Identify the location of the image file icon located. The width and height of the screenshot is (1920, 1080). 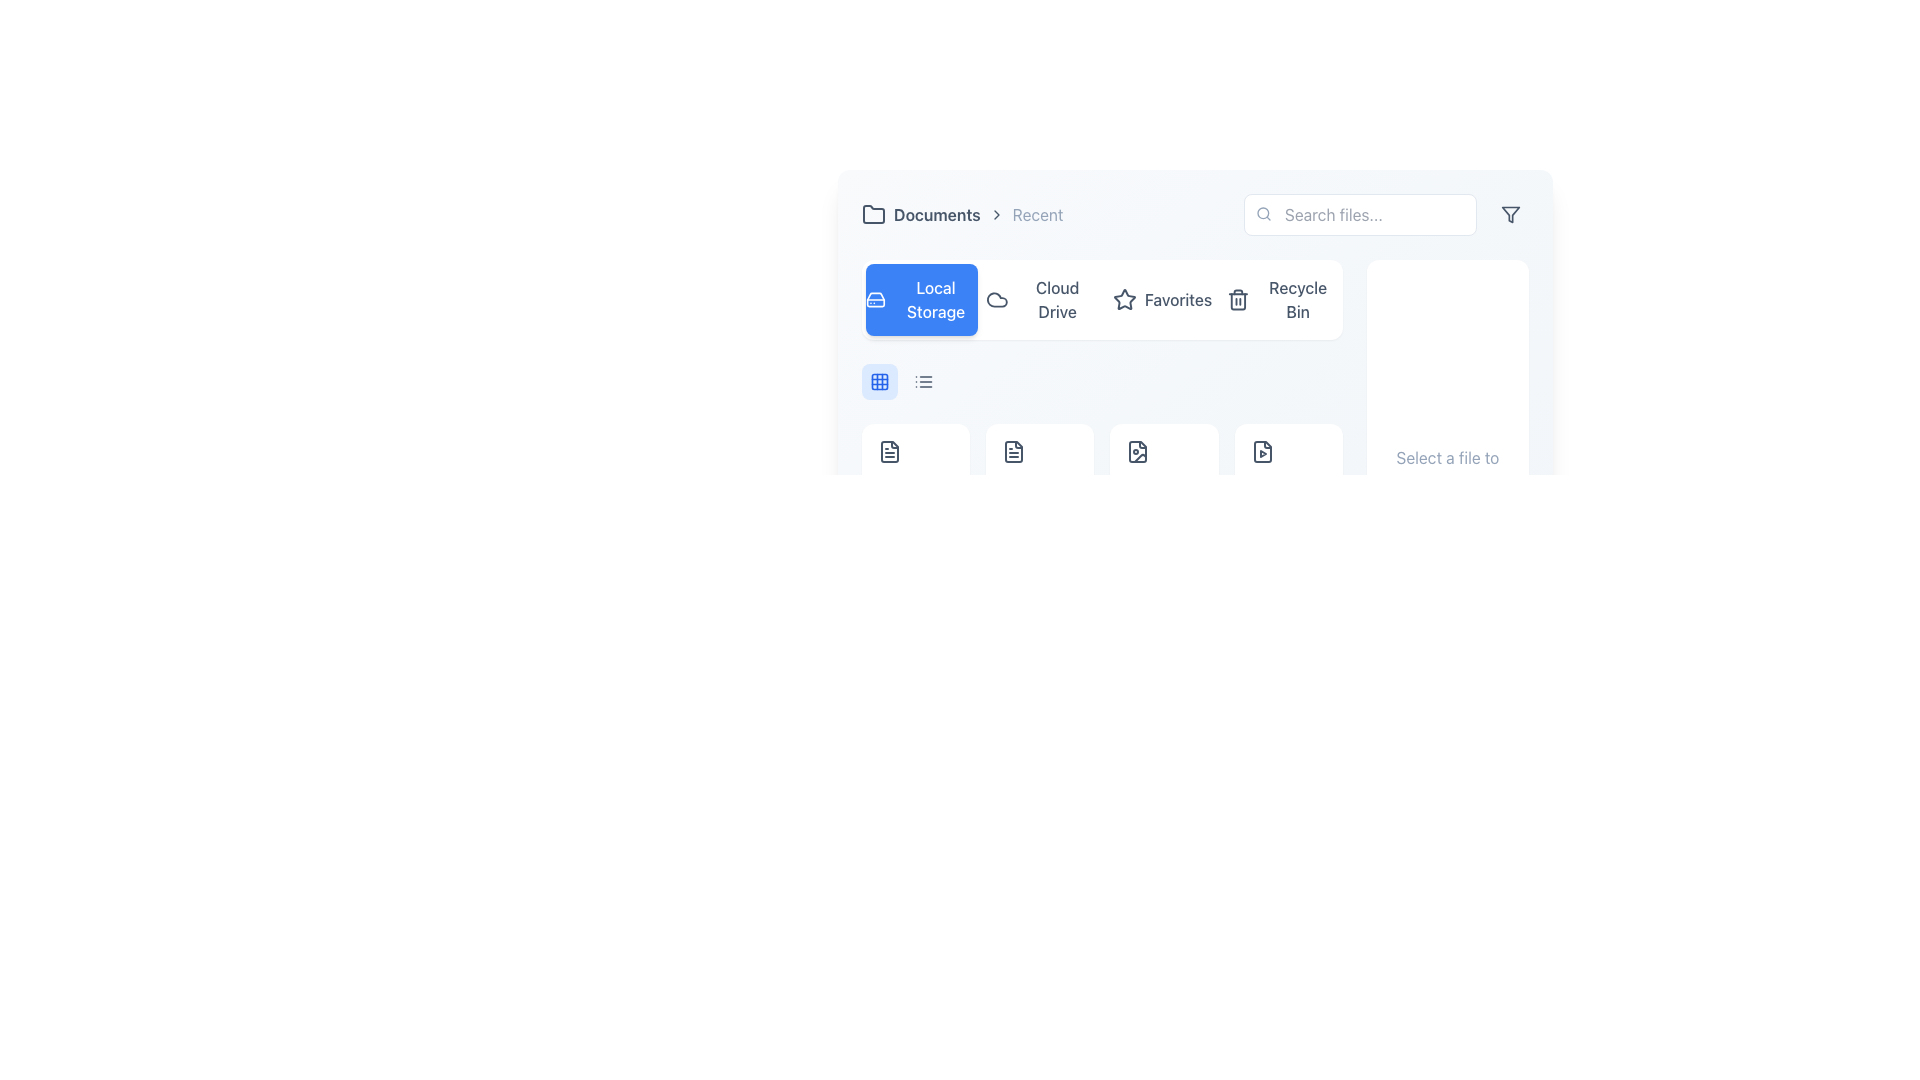
(1137, 451).